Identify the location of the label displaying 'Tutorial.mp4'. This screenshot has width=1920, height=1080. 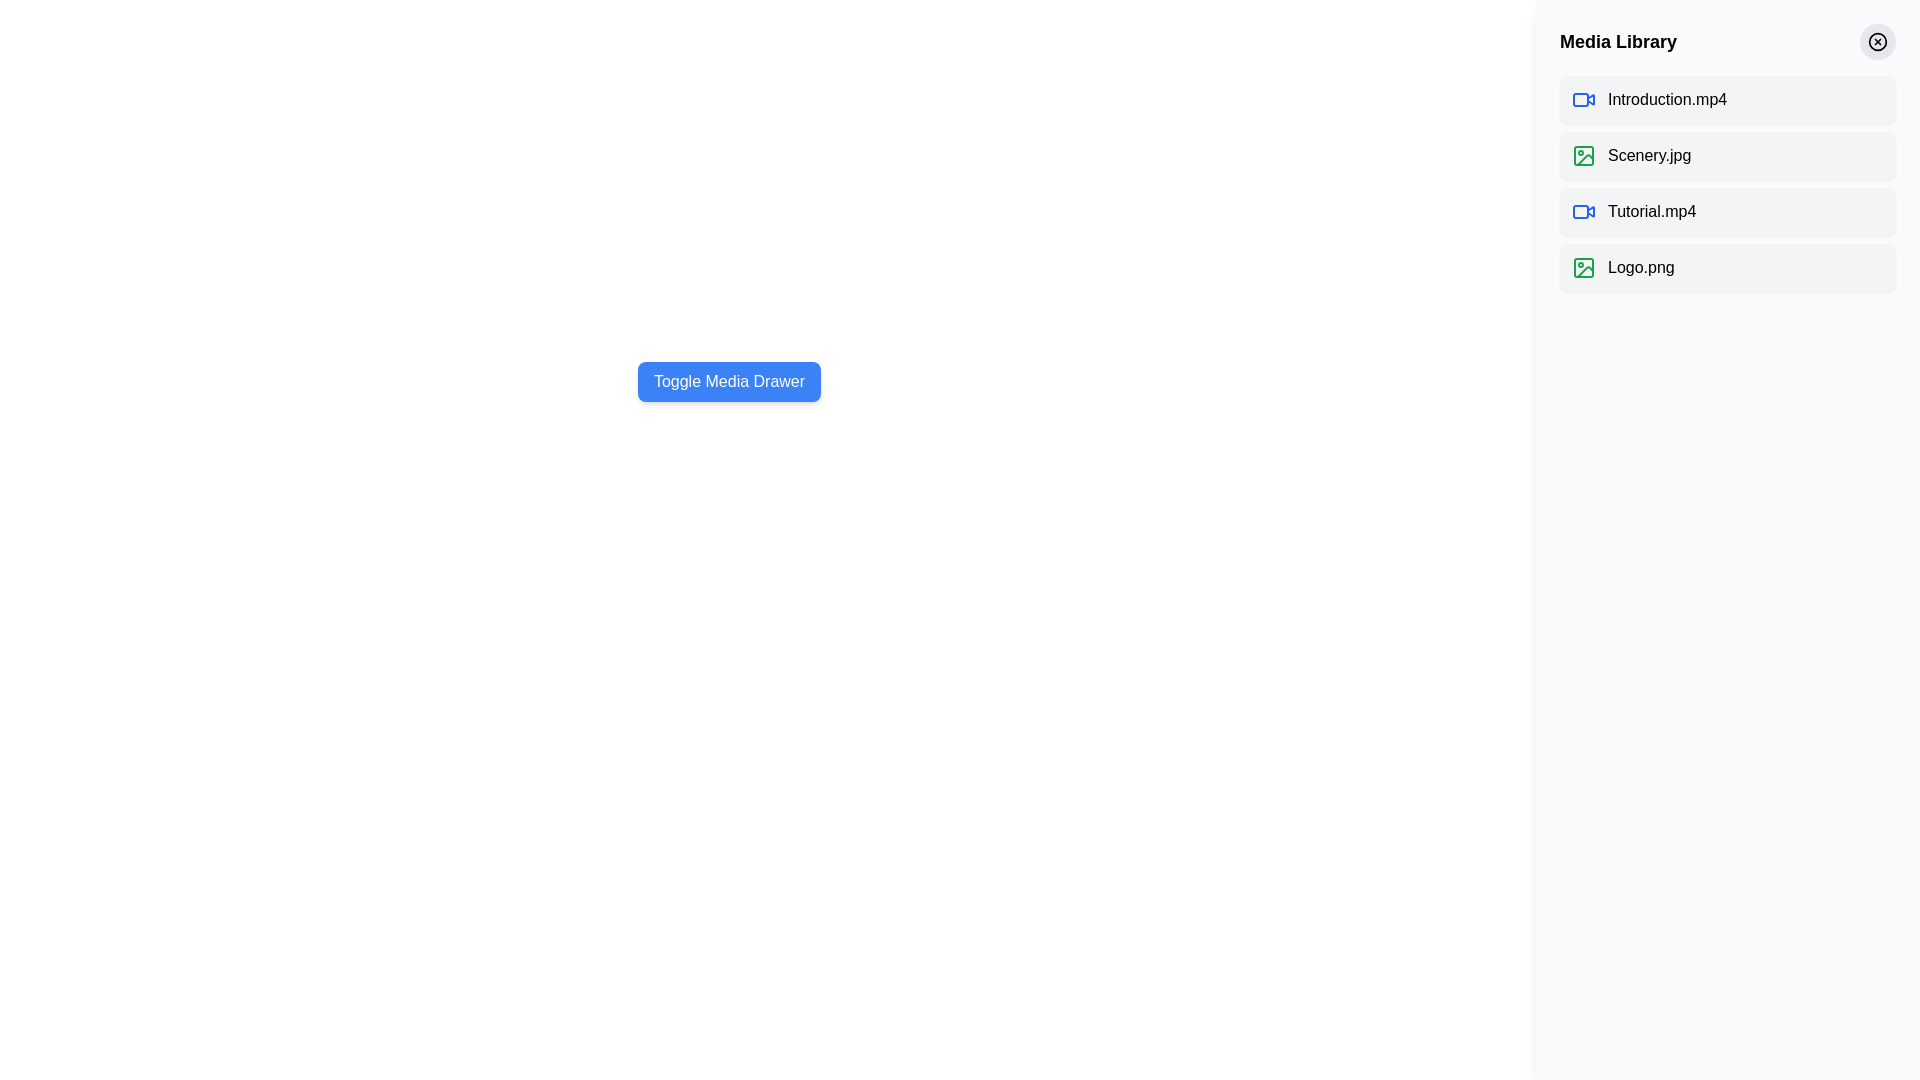
(1652, 212).